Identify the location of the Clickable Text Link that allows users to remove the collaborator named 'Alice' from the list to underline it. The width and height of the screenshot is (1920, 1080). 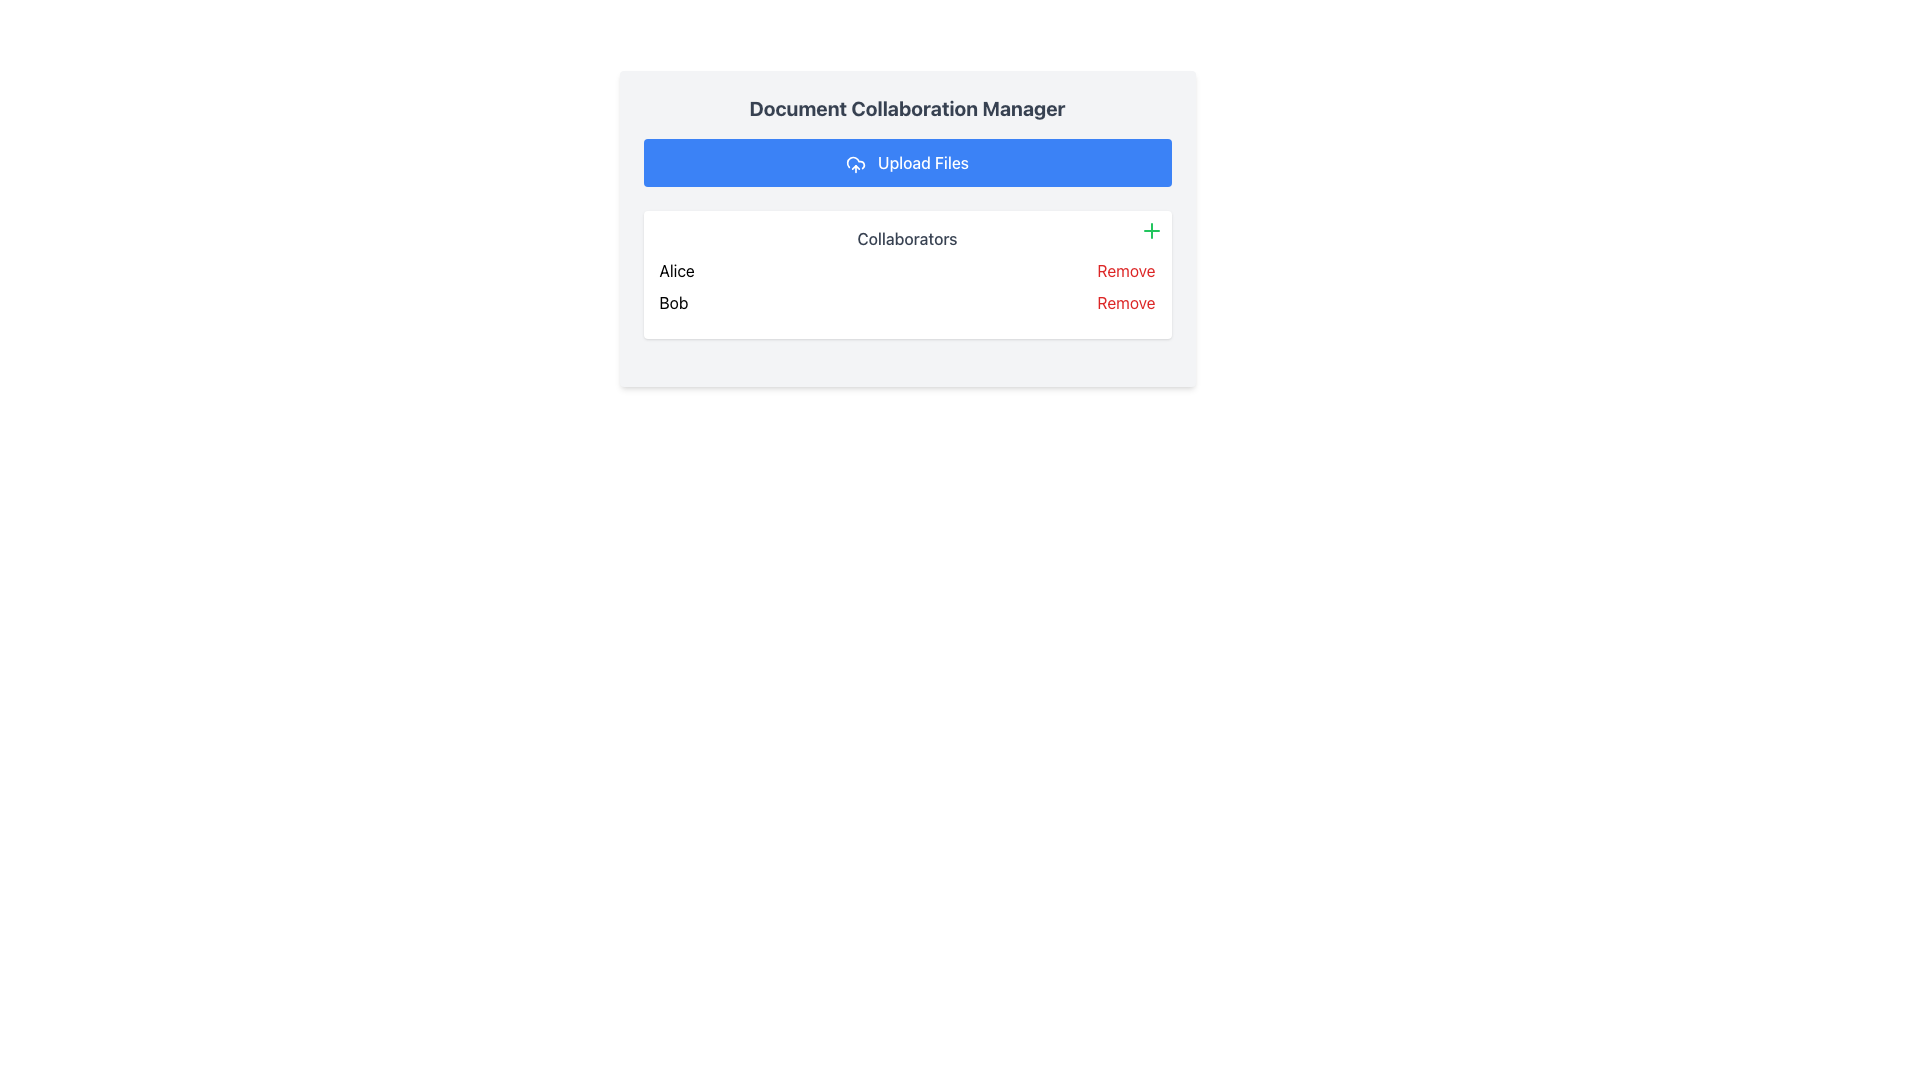
(1126, 270).